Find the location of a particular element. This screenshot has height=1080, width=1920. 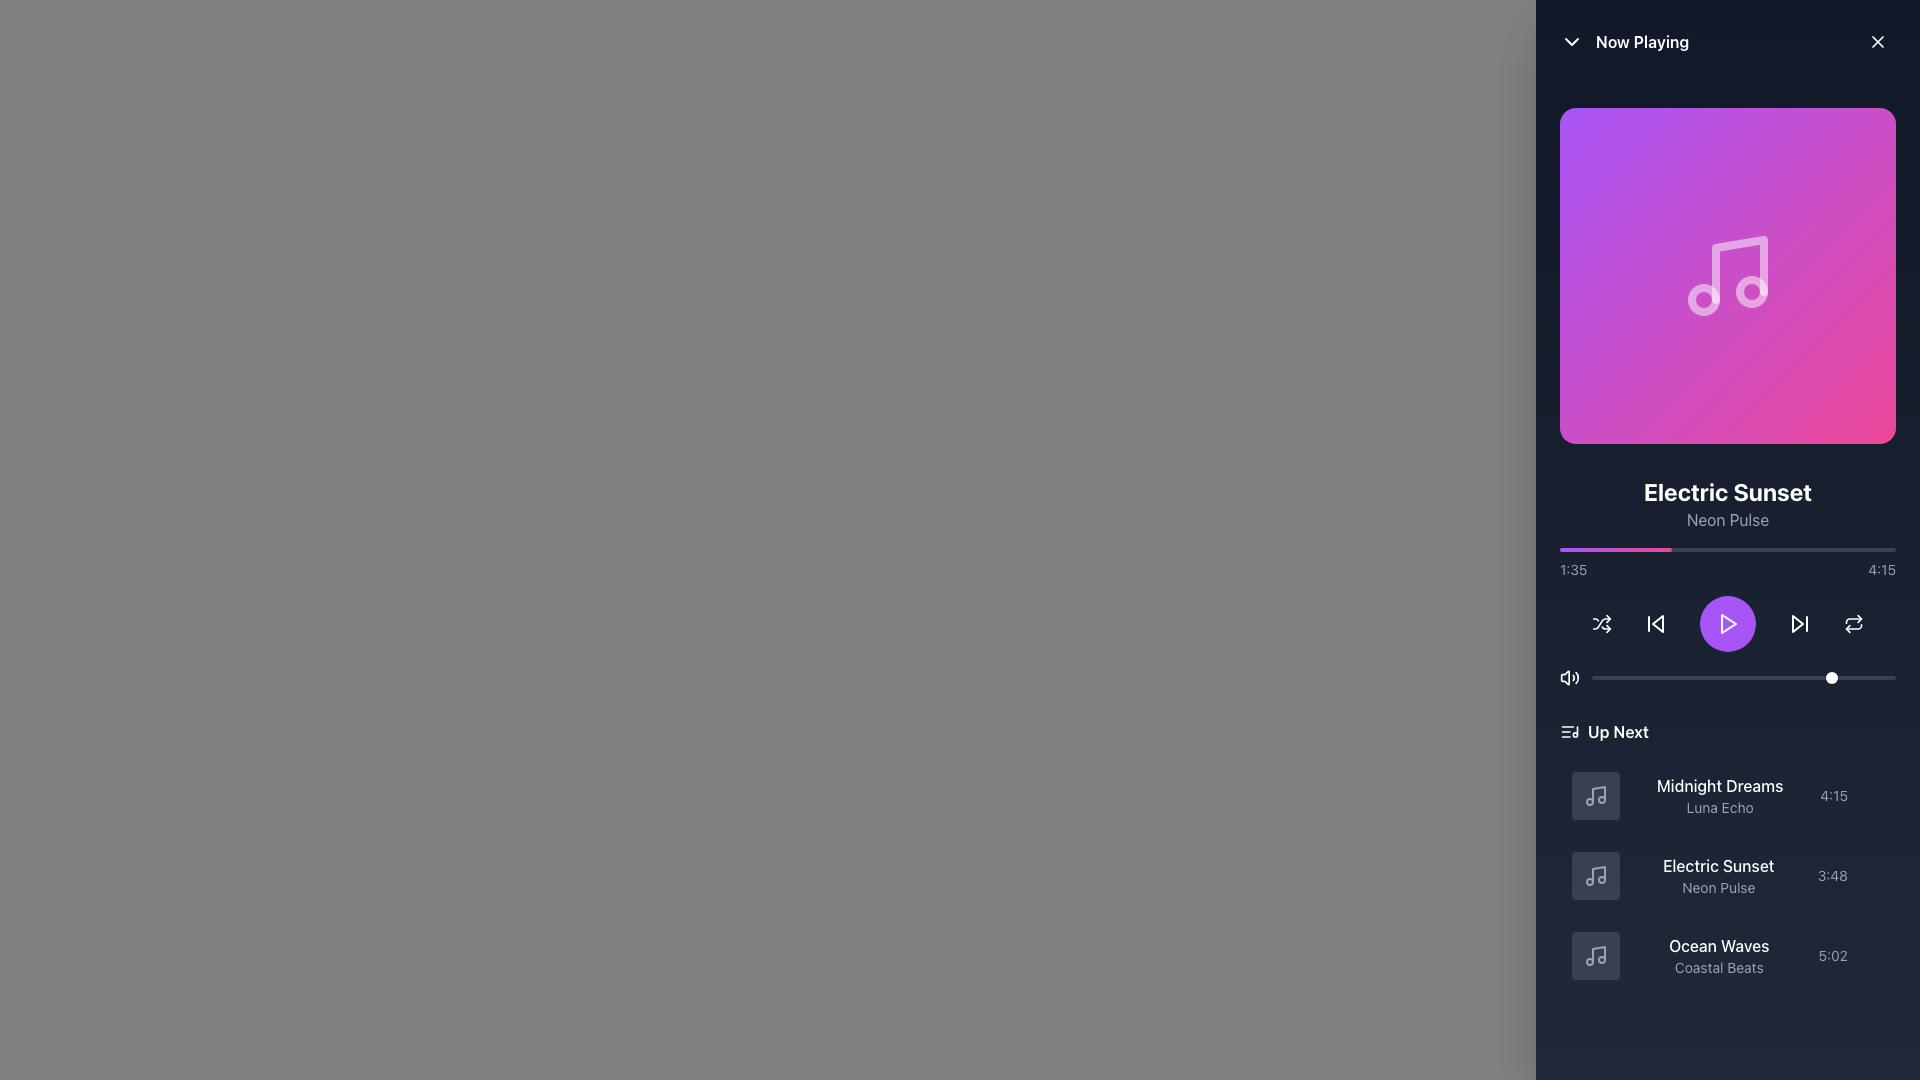

the 'Skip to Next Track' button, which is the fifth icon from the left in the playback control section of the music player interface is located at coordinates (1800, 623).